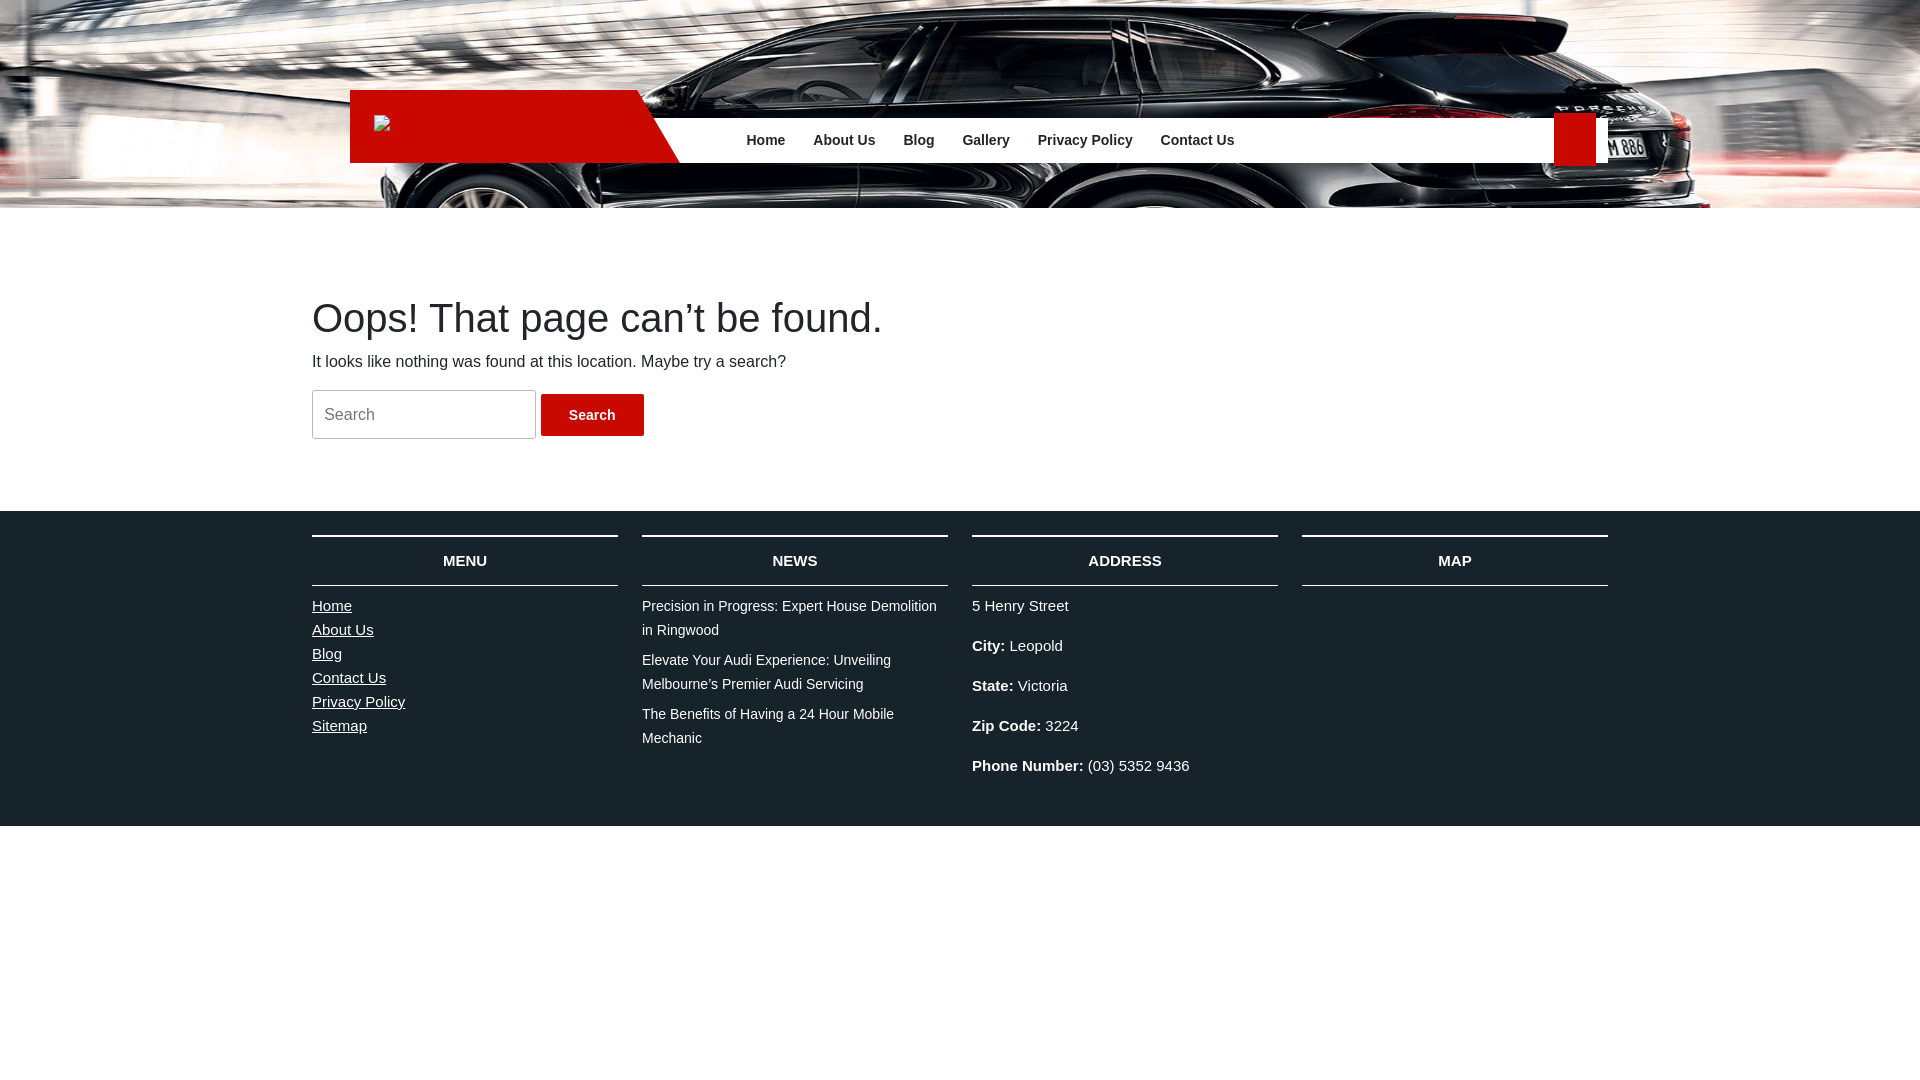 This screenshot has height=1080, width=1920. What do you see at coordinates (764, 139) in the screenshot?
I see `'Home'` at bounding box center [764, 139].